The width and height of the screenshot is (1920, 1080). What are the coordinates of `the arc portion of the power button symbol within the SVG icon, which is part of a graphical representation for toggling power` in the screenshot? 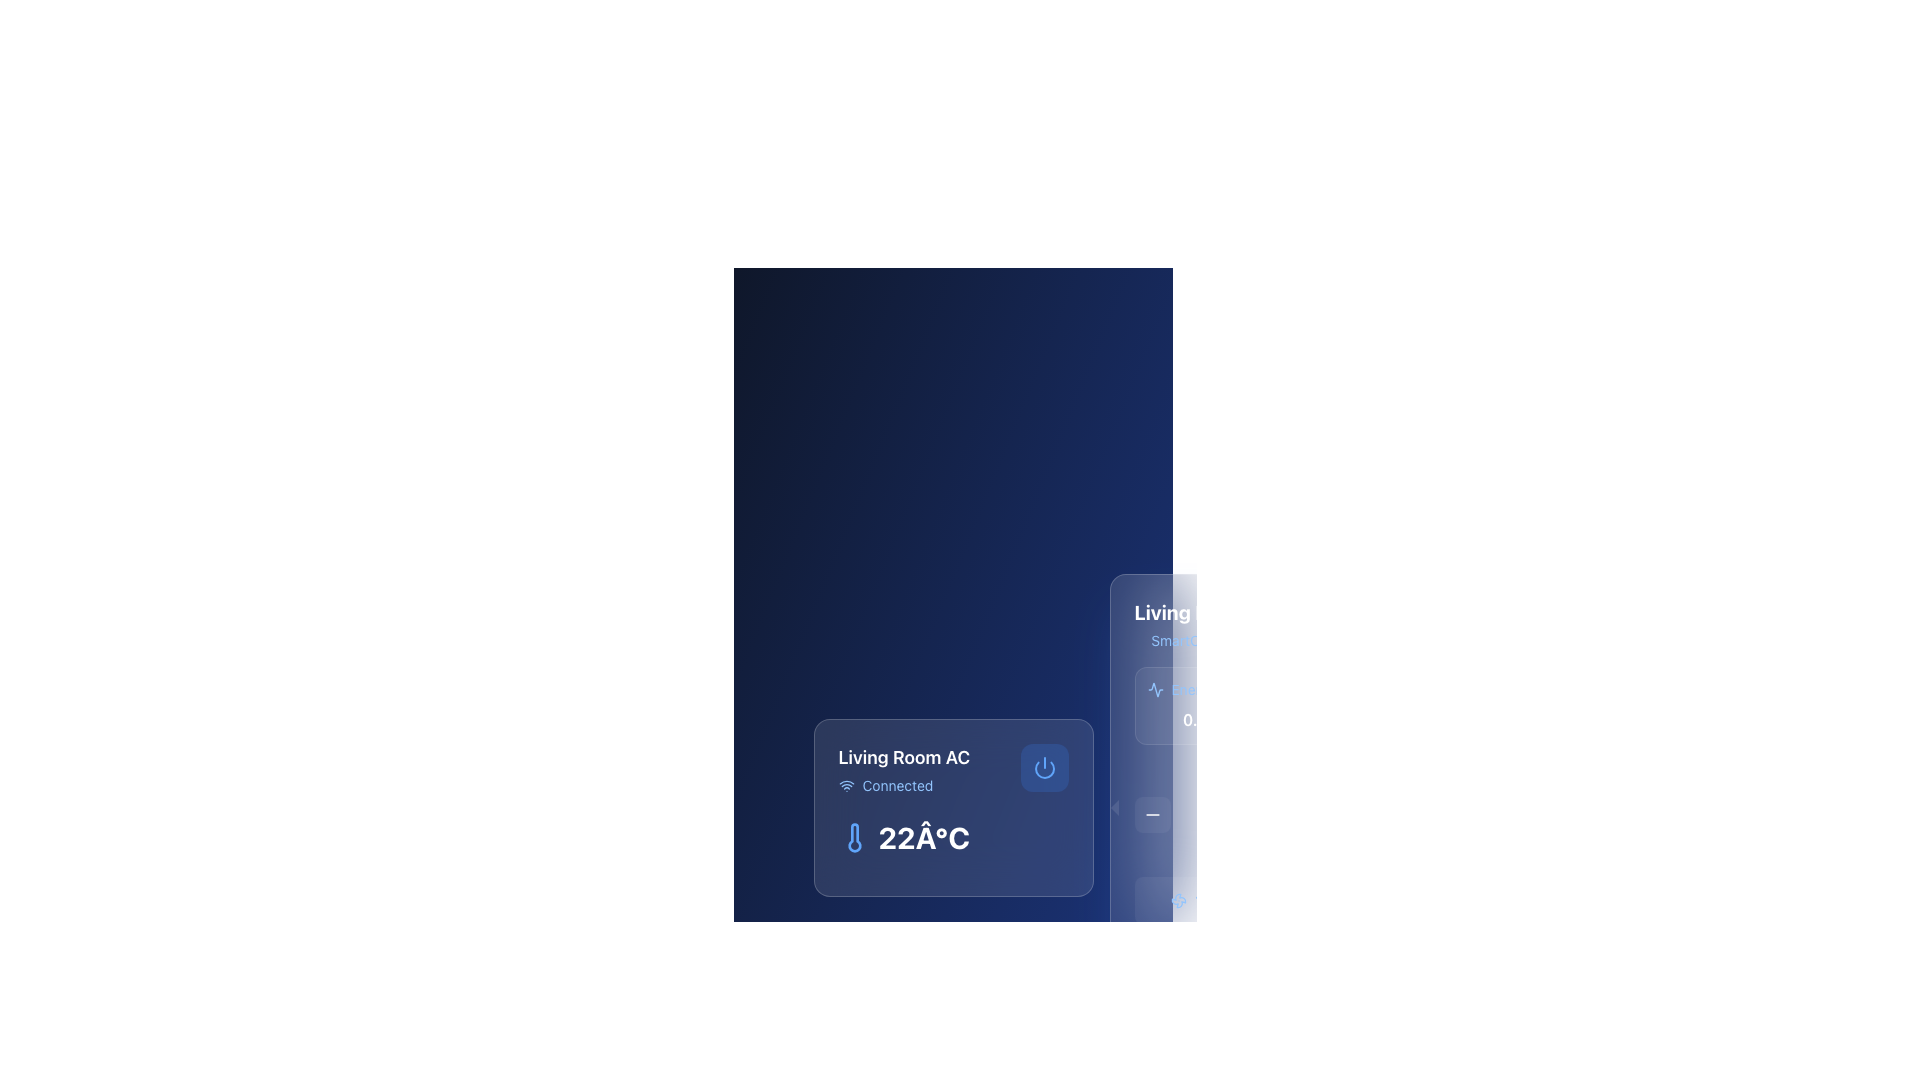 It's located at (1043, 769).